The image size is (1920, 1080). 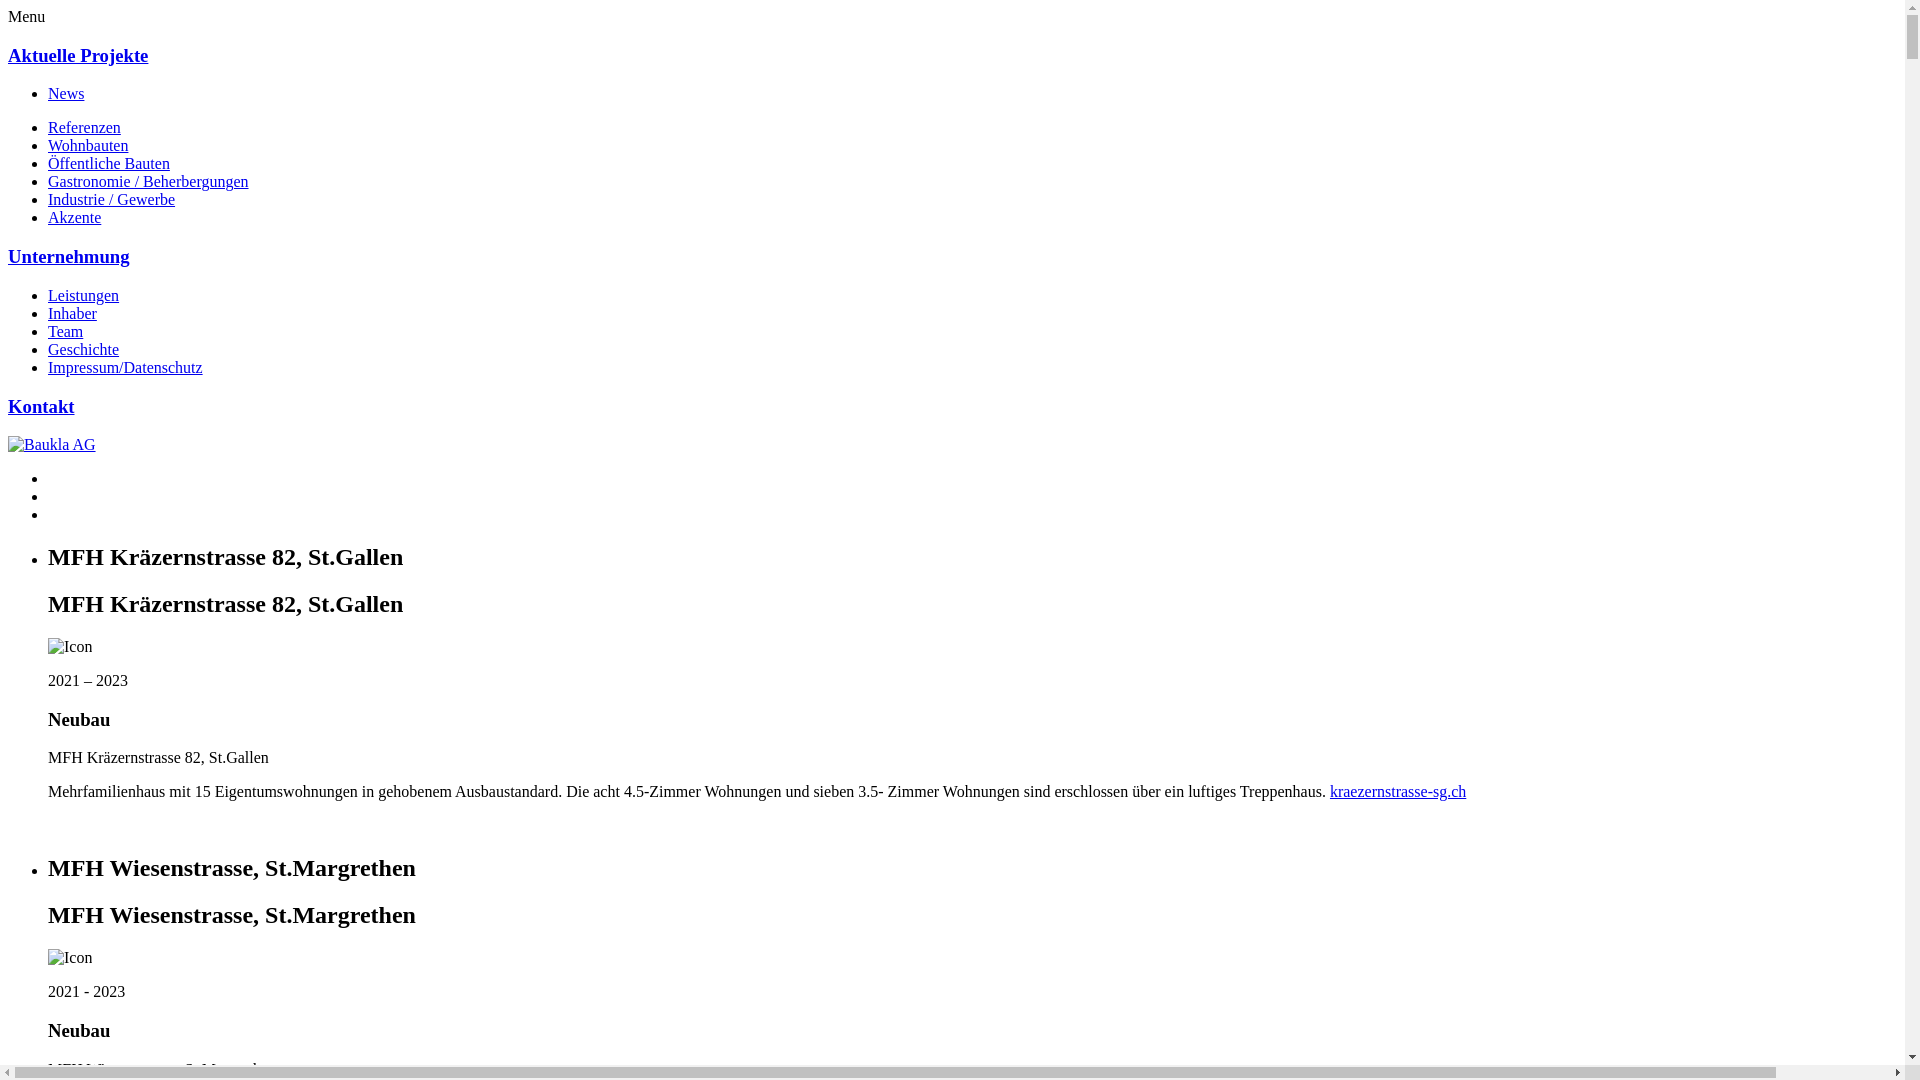 I want to click on 'Referenzen', so click(x=83, y=127).